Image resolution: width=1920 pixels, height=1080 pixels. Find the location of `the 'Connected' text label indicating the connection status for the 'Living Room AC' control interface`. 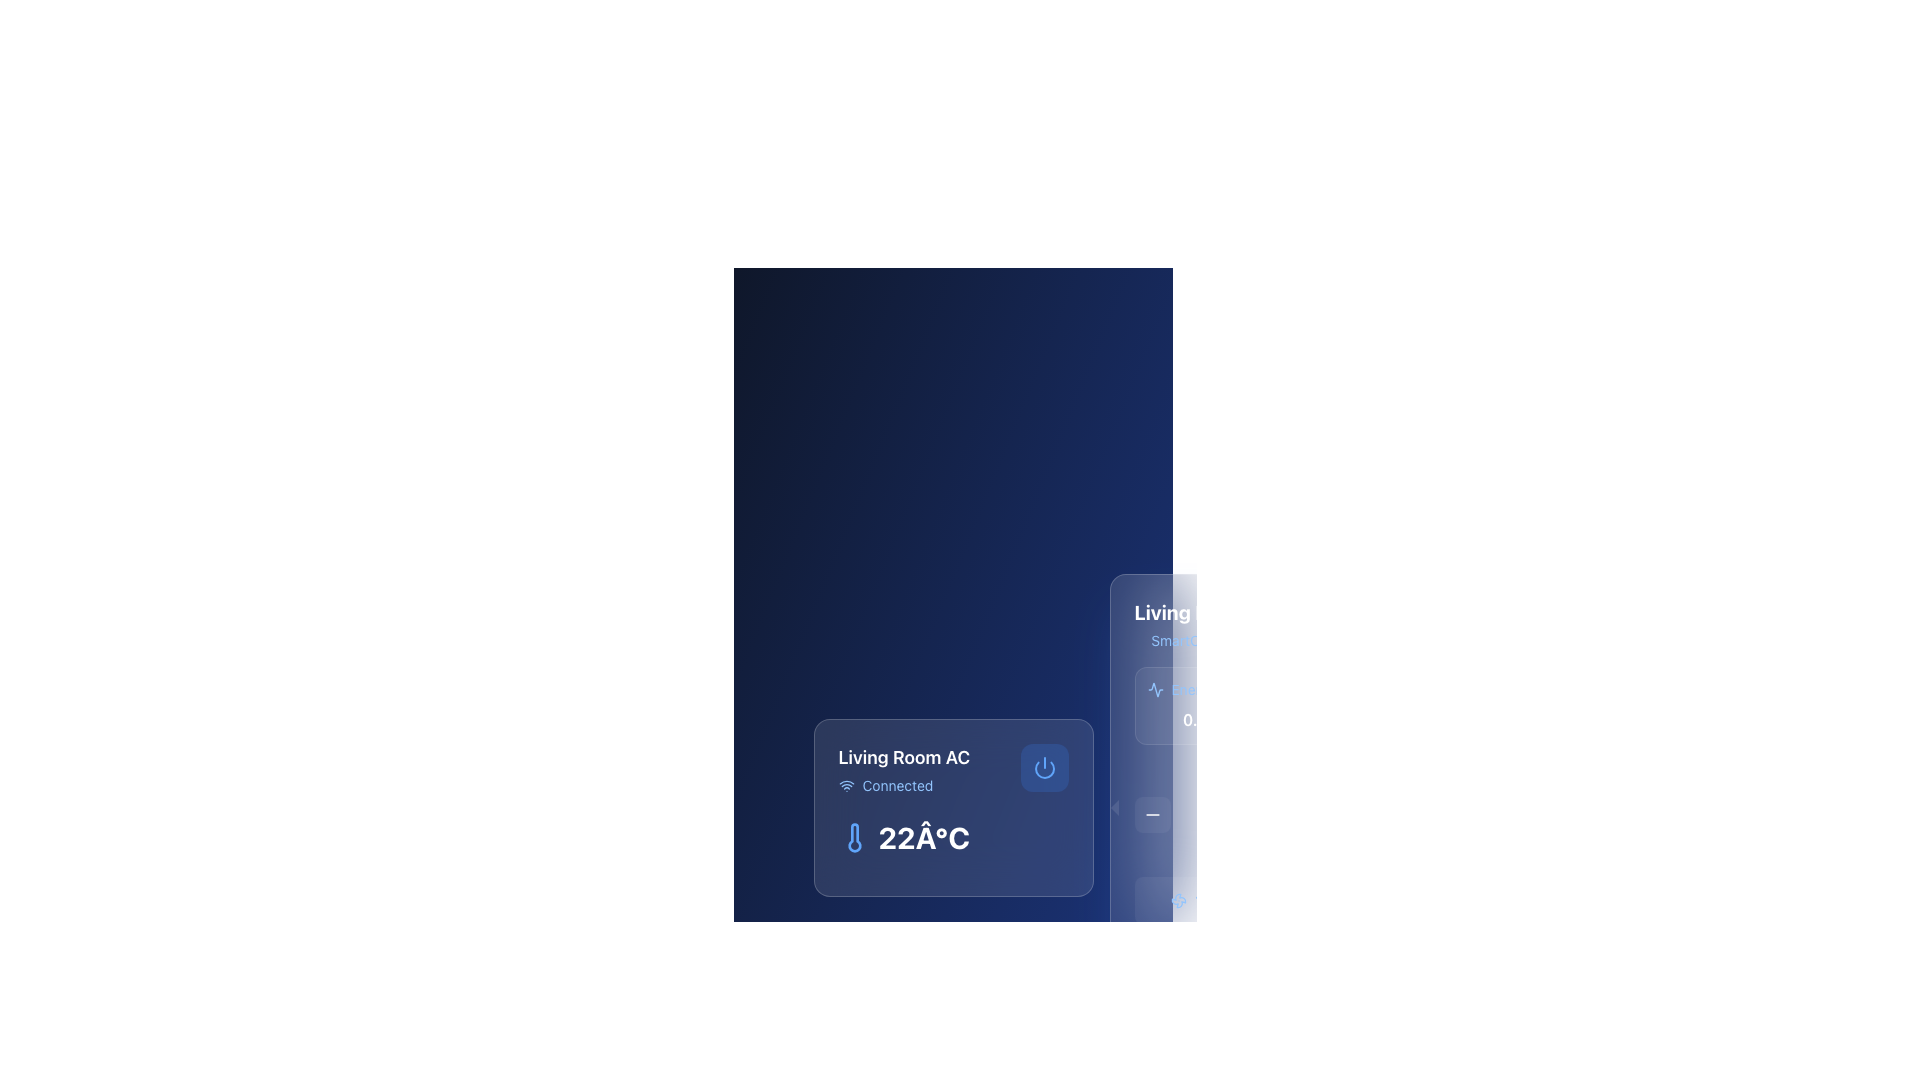

the 'Connected' text label indicating the connection status for the 'Living Room AC' control interface is located at coordinates (896, 785).